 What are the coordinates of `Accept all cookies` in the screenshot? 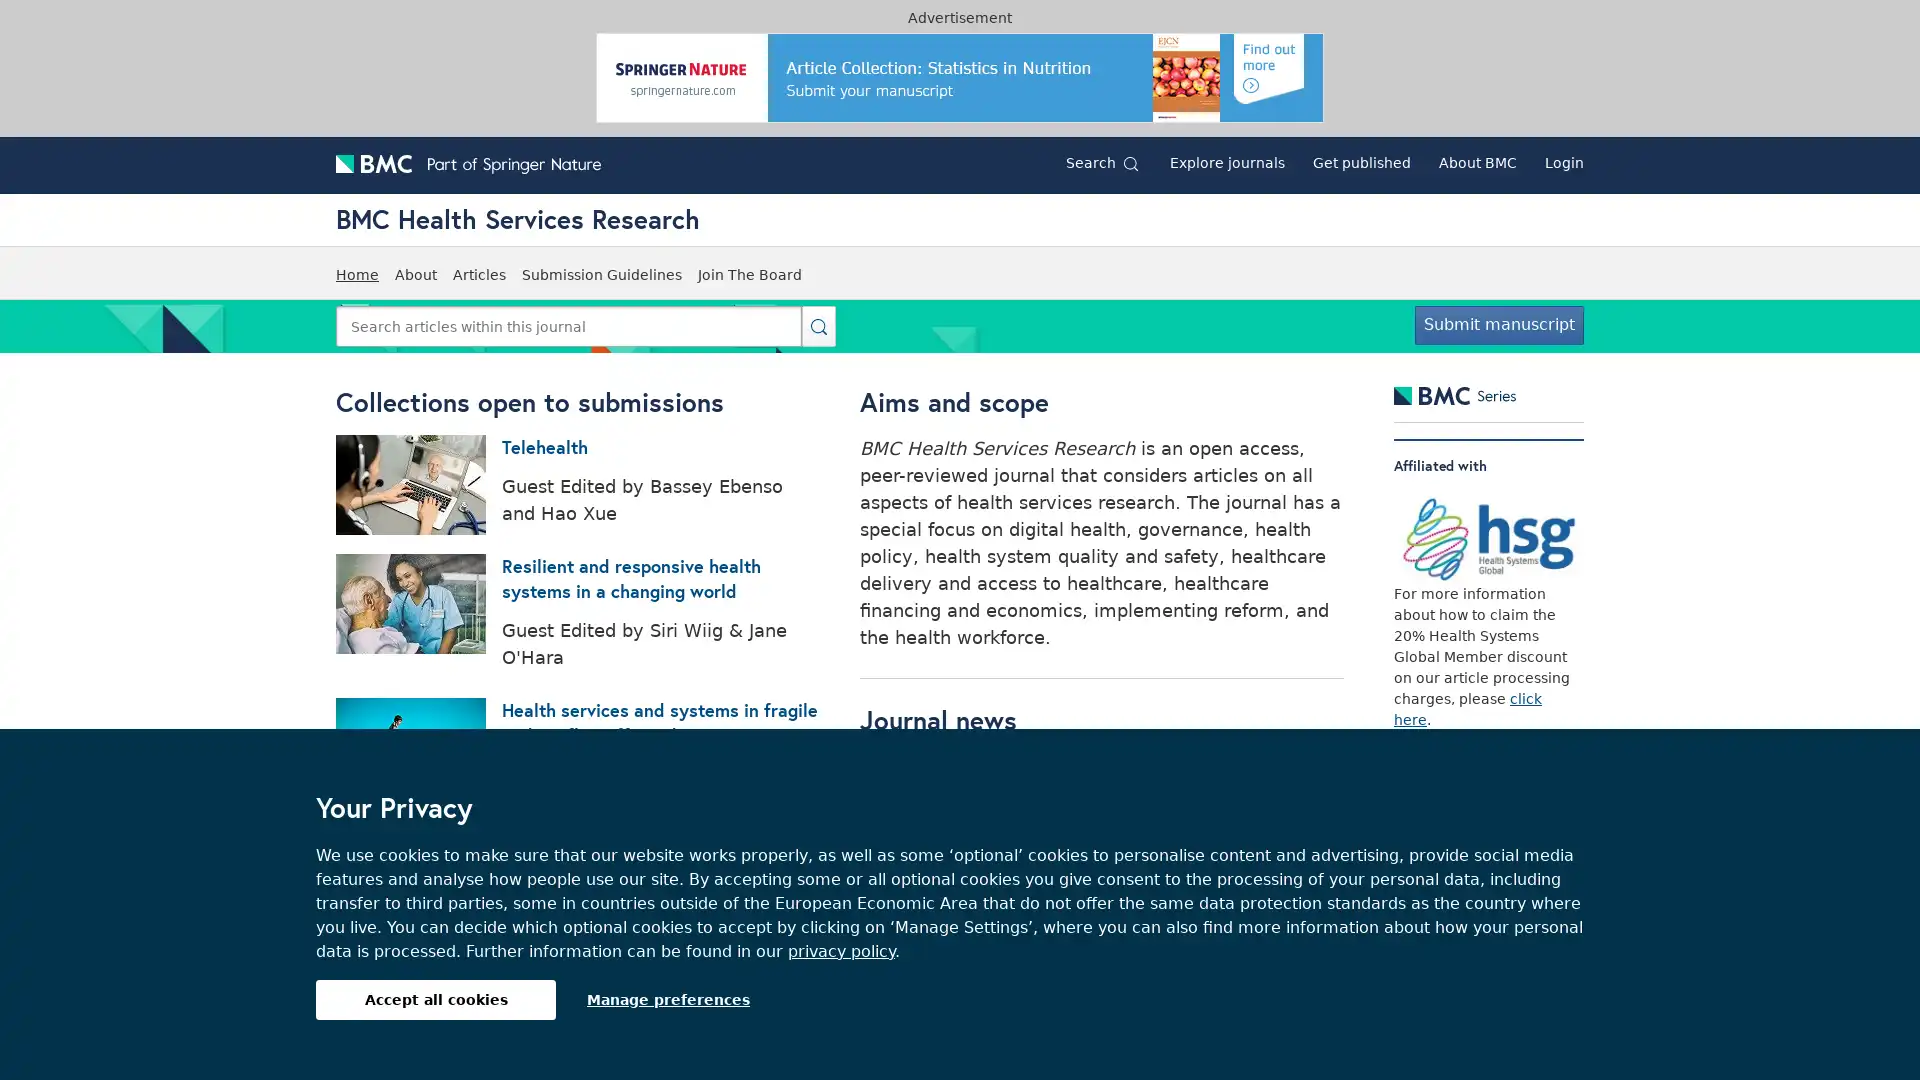 It's located at (435, 999).